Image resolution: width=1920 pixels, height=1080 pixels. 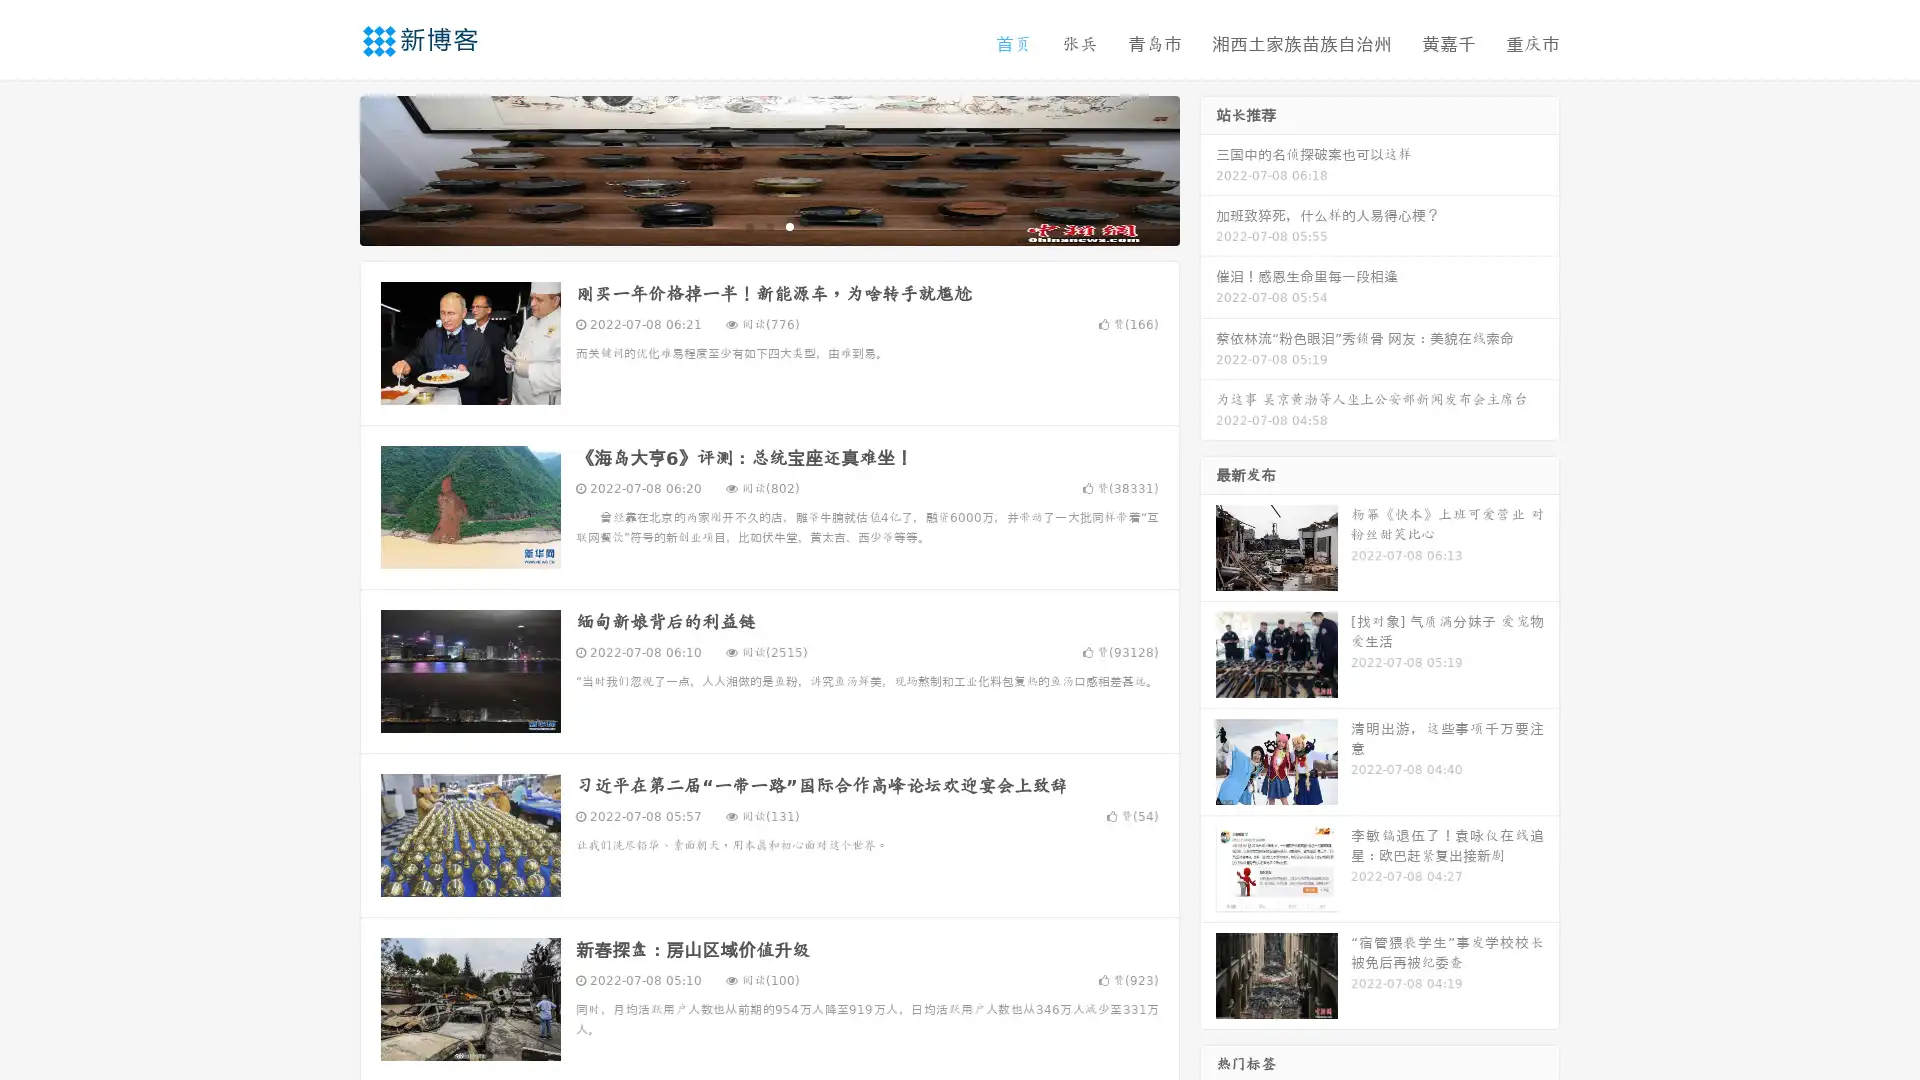 What do you see at coordinates (330, 168) in the screenshot?
I see `Previous slide` at bounding box center [330, 168].